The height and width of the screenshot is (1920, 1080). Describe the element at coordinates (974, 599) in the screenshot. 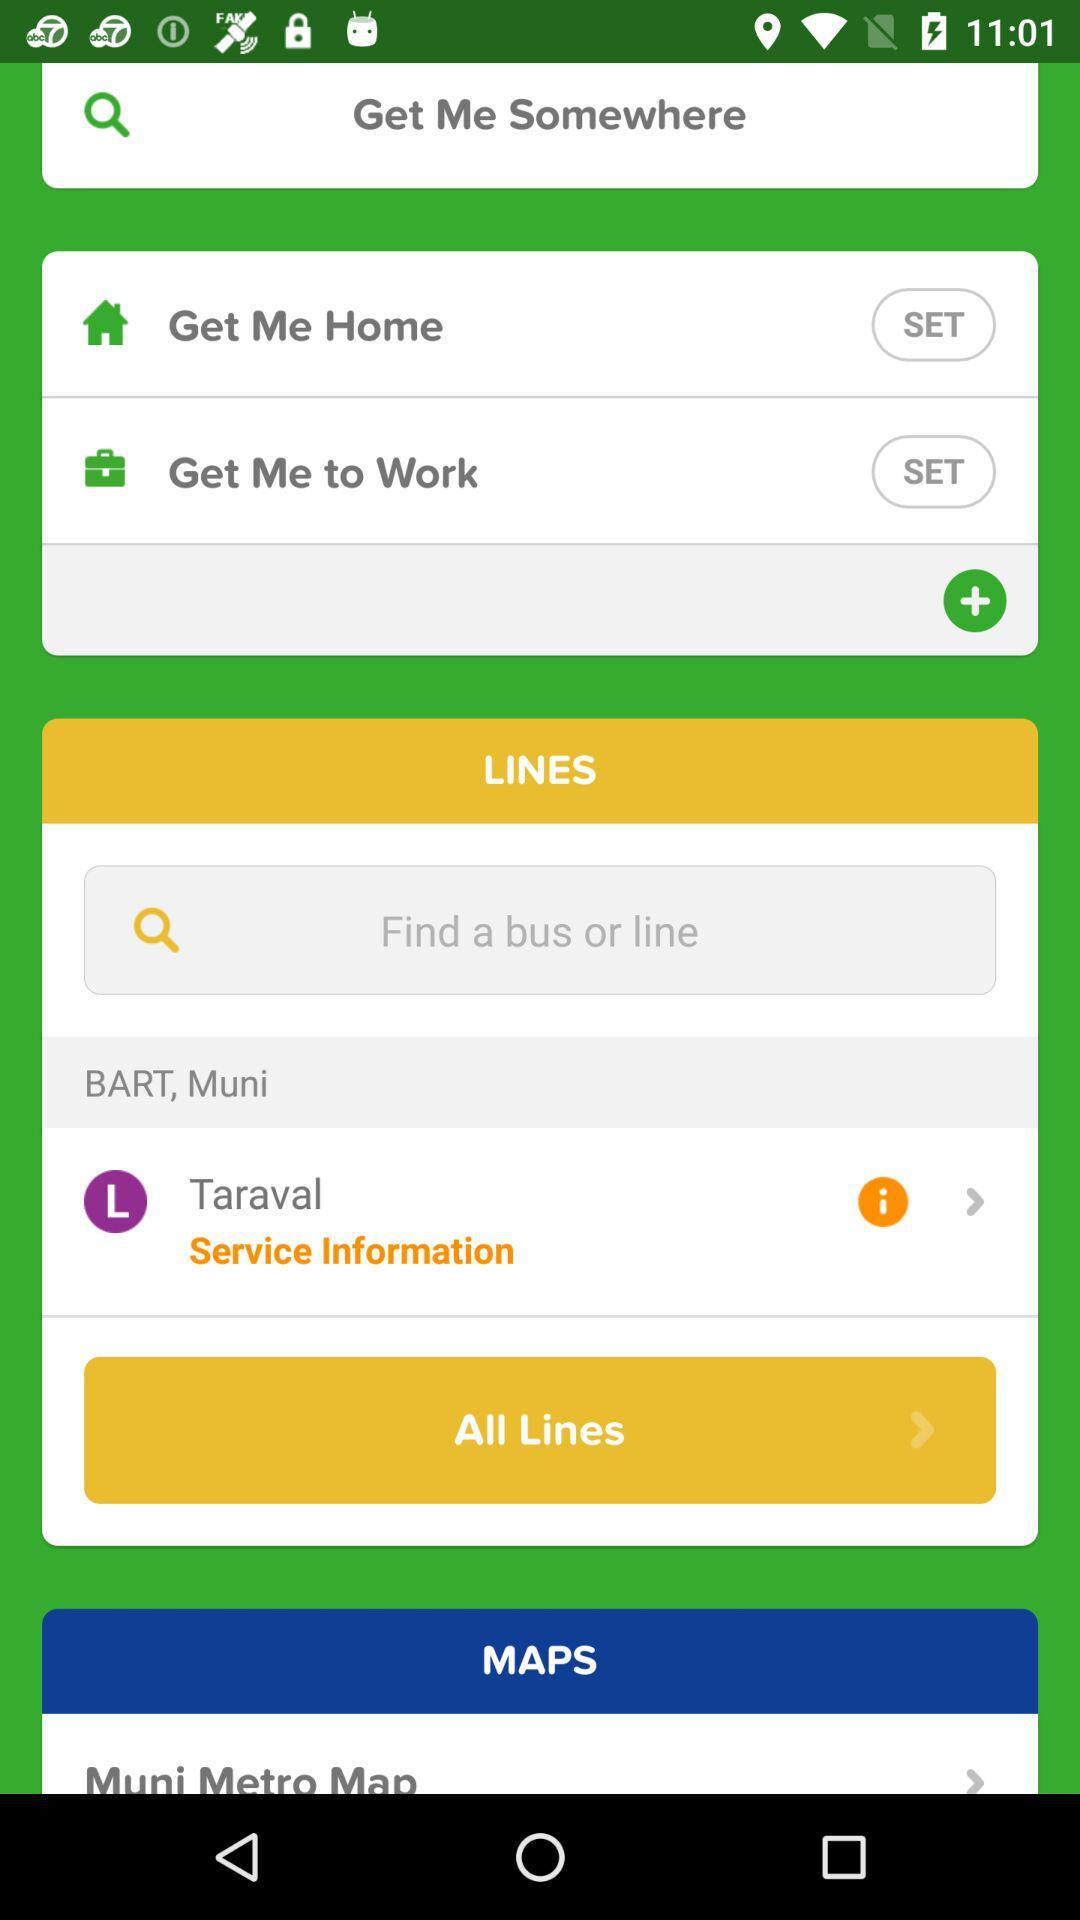

I see `the add symbol at the right side of the page` at that location.